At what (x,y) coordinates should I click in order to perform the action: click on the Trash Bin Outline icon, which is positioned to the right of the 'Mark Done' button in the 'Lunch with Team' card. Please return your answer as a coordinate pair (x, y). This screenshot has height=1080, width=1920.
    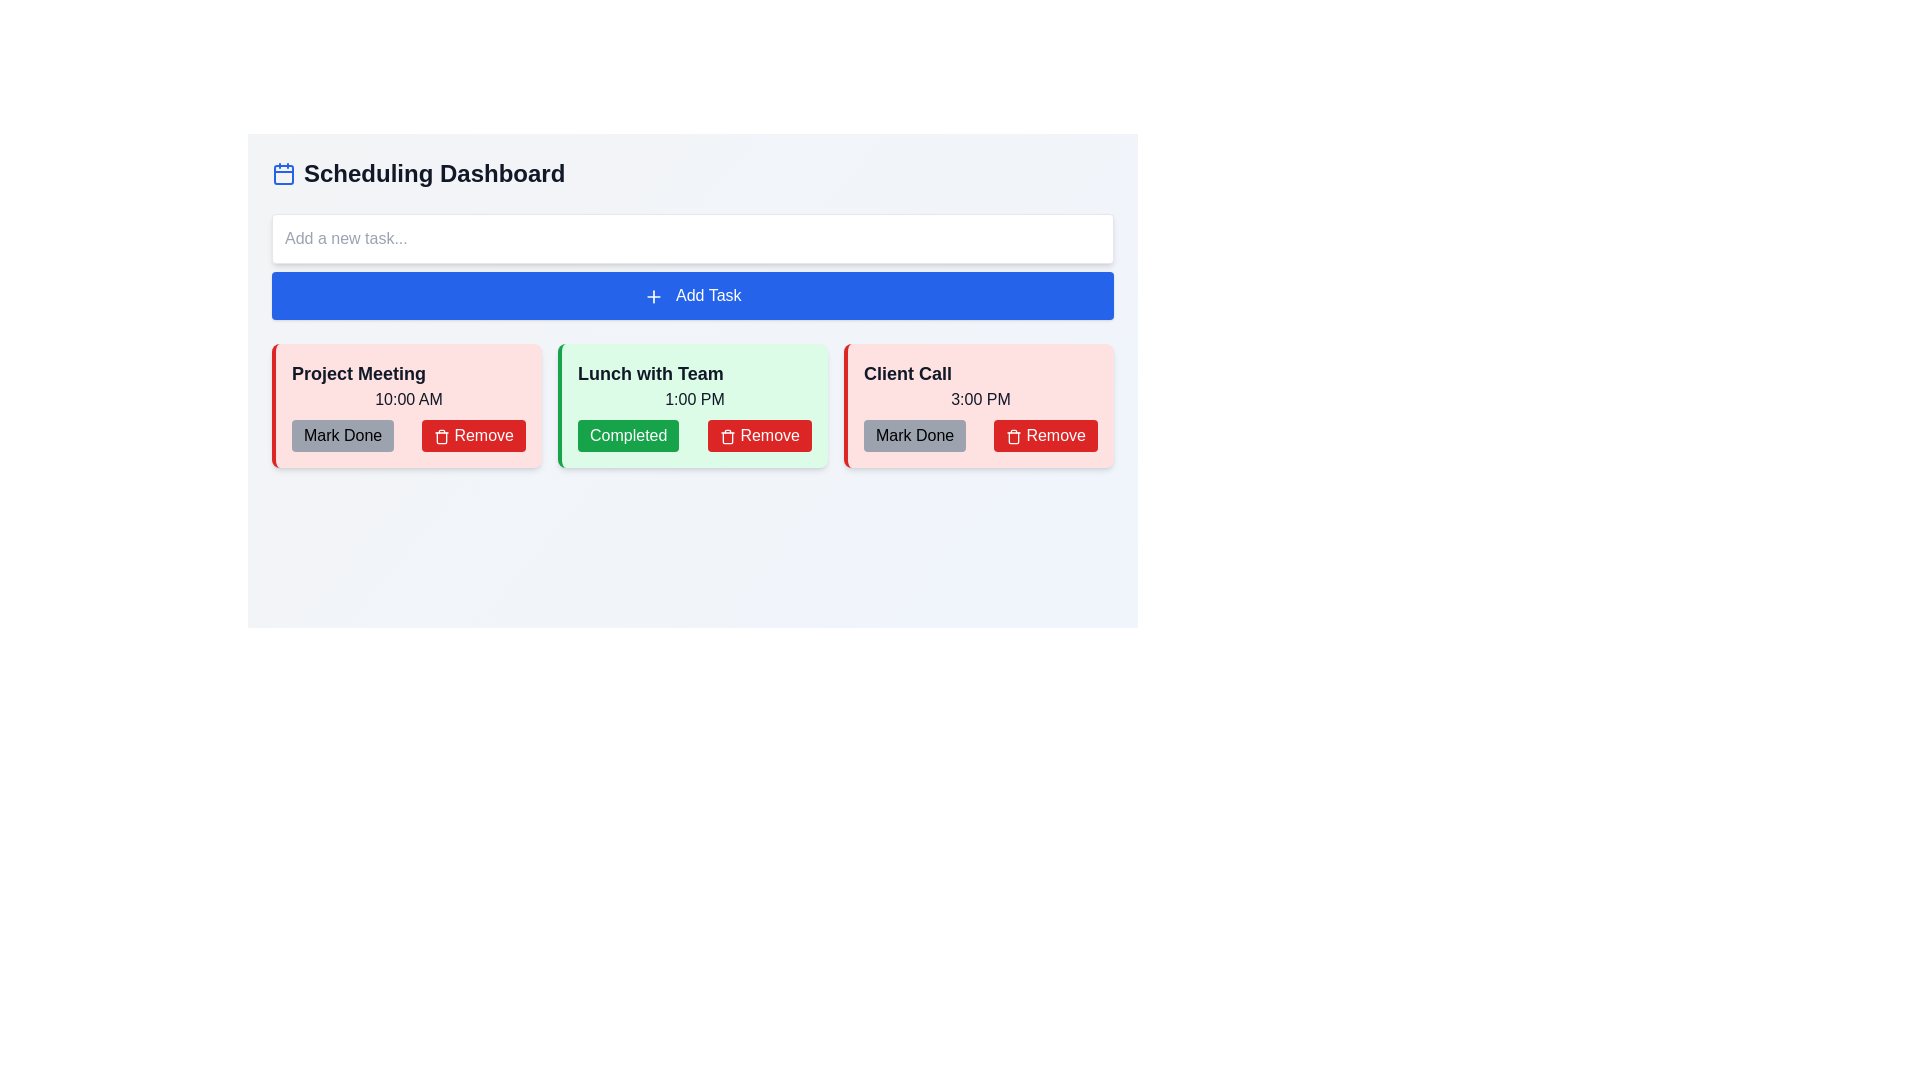
    Looking at the image, I should click on (440, 437).